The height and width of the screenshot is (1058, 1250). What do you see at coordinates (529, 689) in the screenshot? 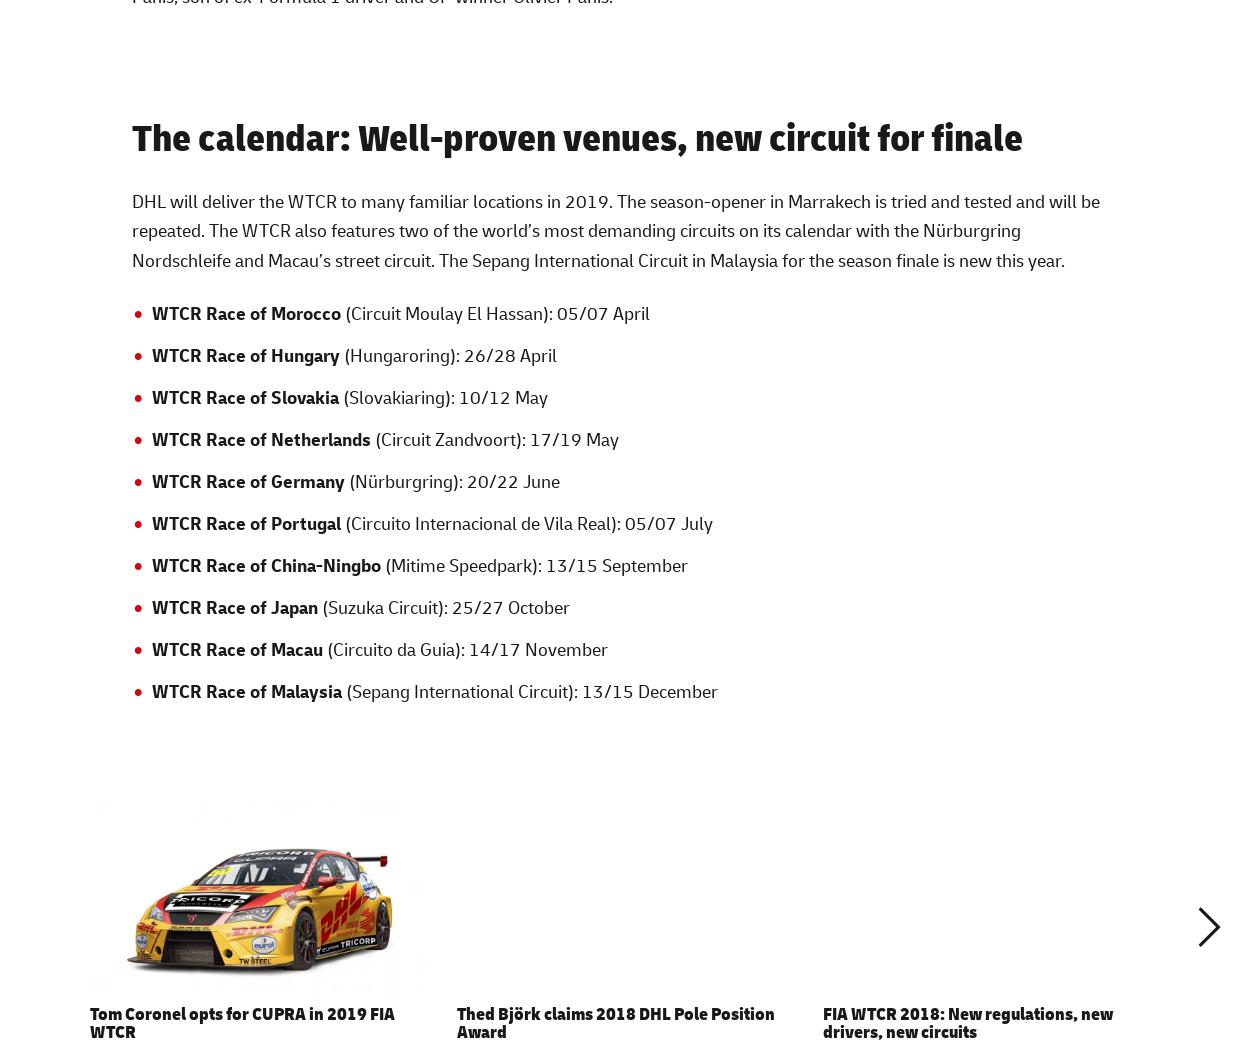
I see `'(Sepang International Circuit): 13/15 December'` at bounding box center [529, 689].